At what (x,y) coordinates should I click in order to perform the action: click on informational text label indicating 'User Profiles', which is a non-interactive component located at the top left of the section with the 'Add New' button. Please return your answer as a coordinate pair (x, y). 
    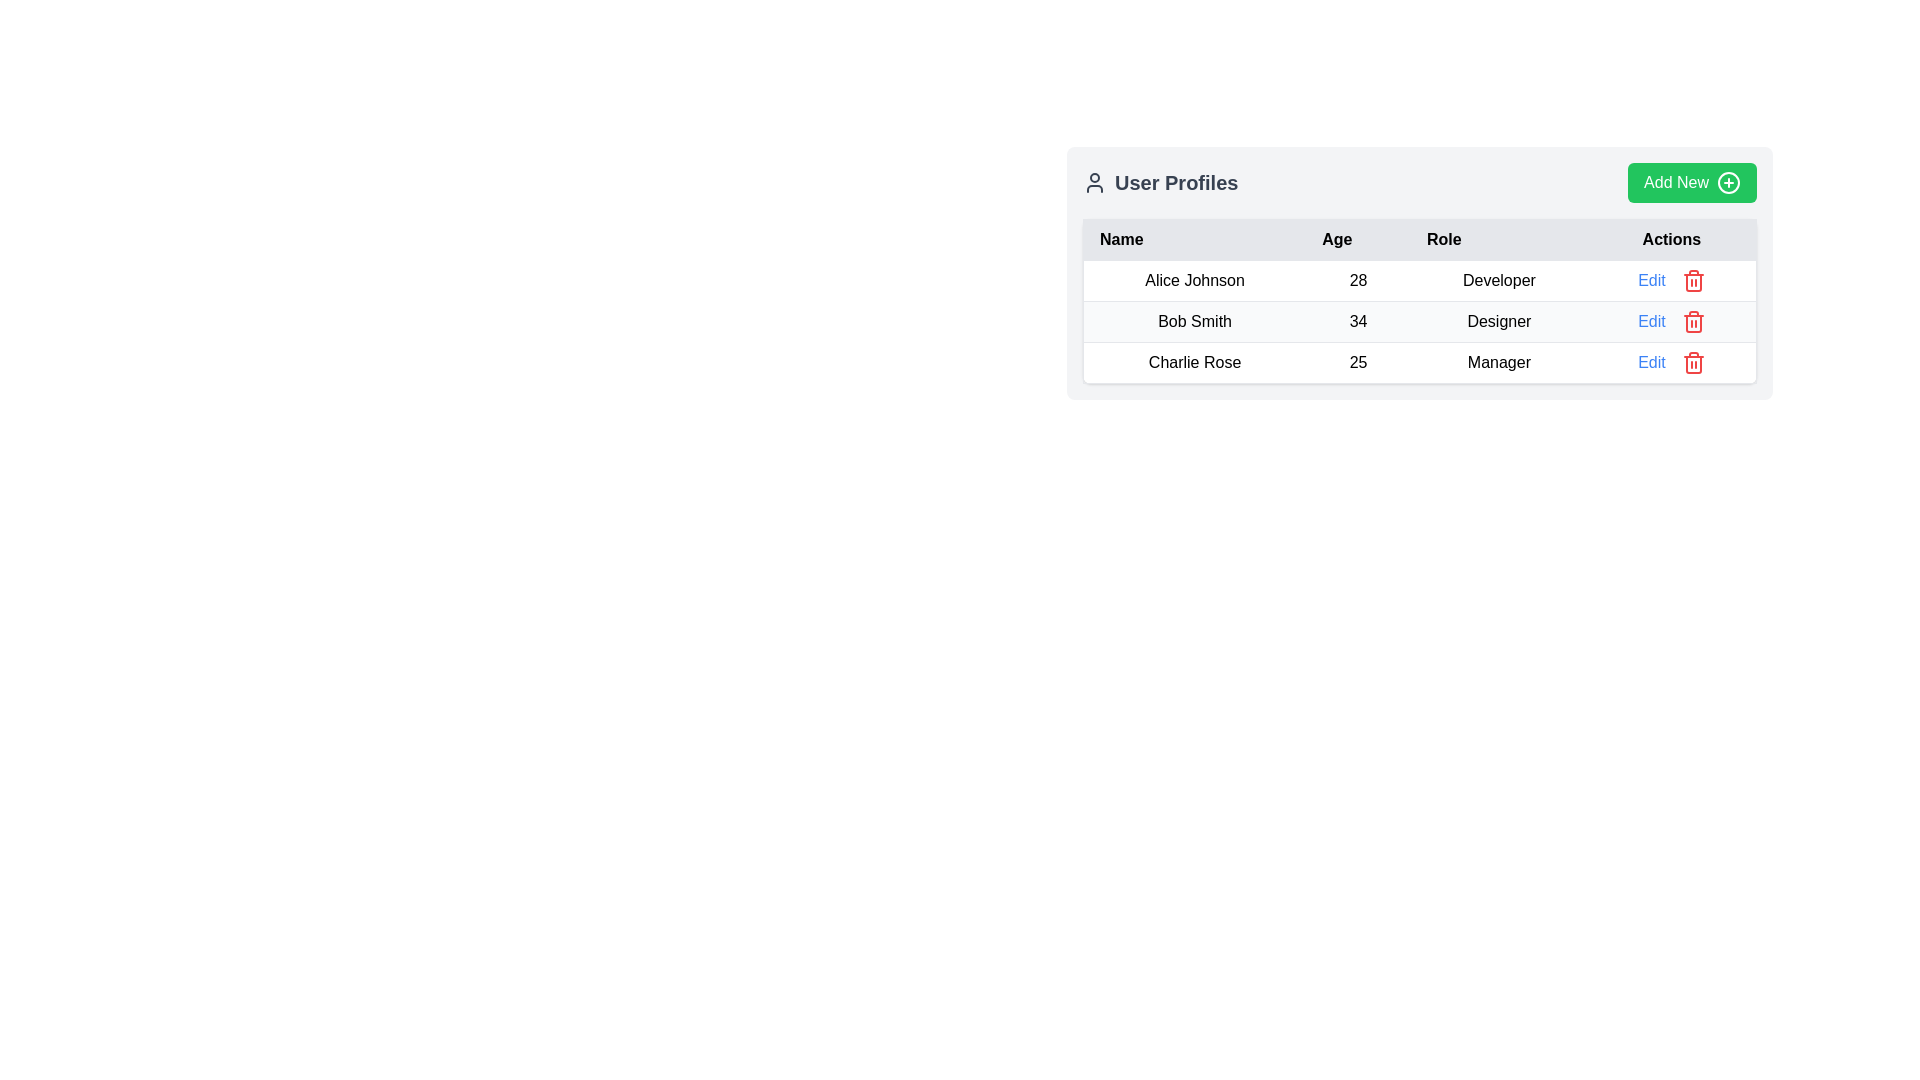
    Looking at the image, I should click on (1160, 182).